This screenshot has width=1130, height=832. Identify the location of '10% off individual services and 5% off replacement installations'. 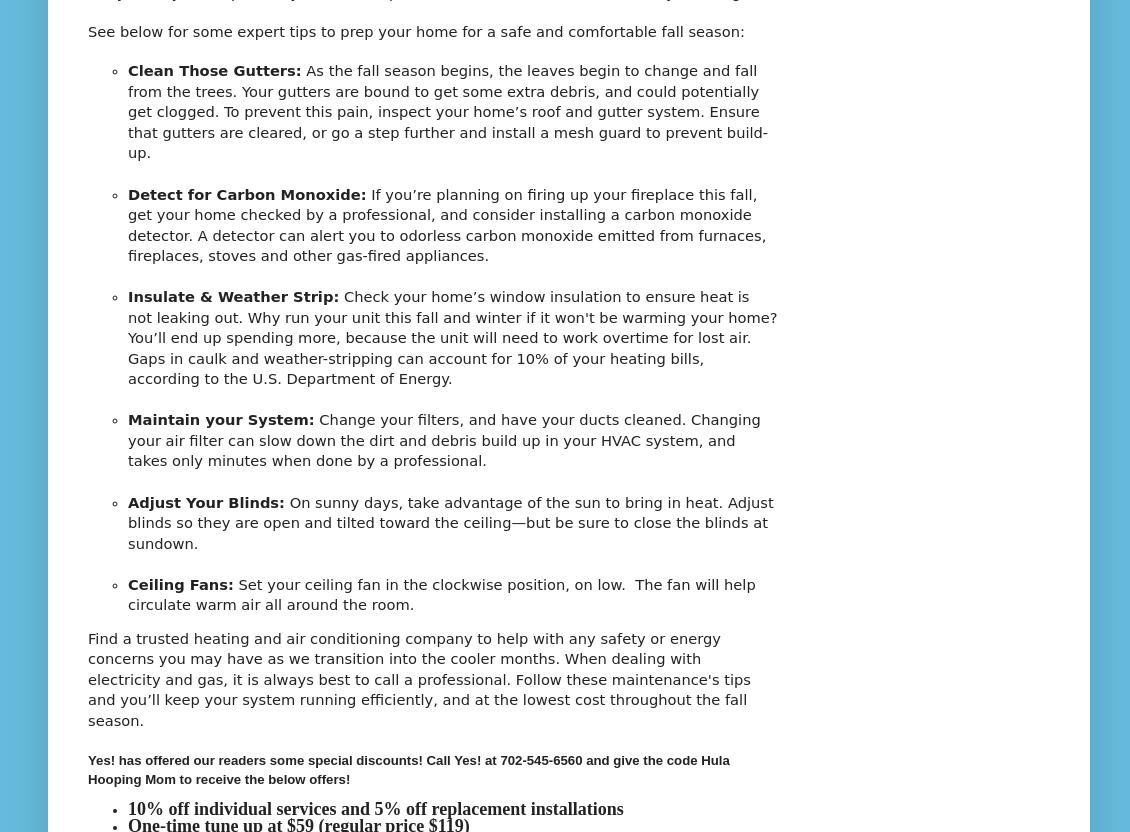
(374, 808).